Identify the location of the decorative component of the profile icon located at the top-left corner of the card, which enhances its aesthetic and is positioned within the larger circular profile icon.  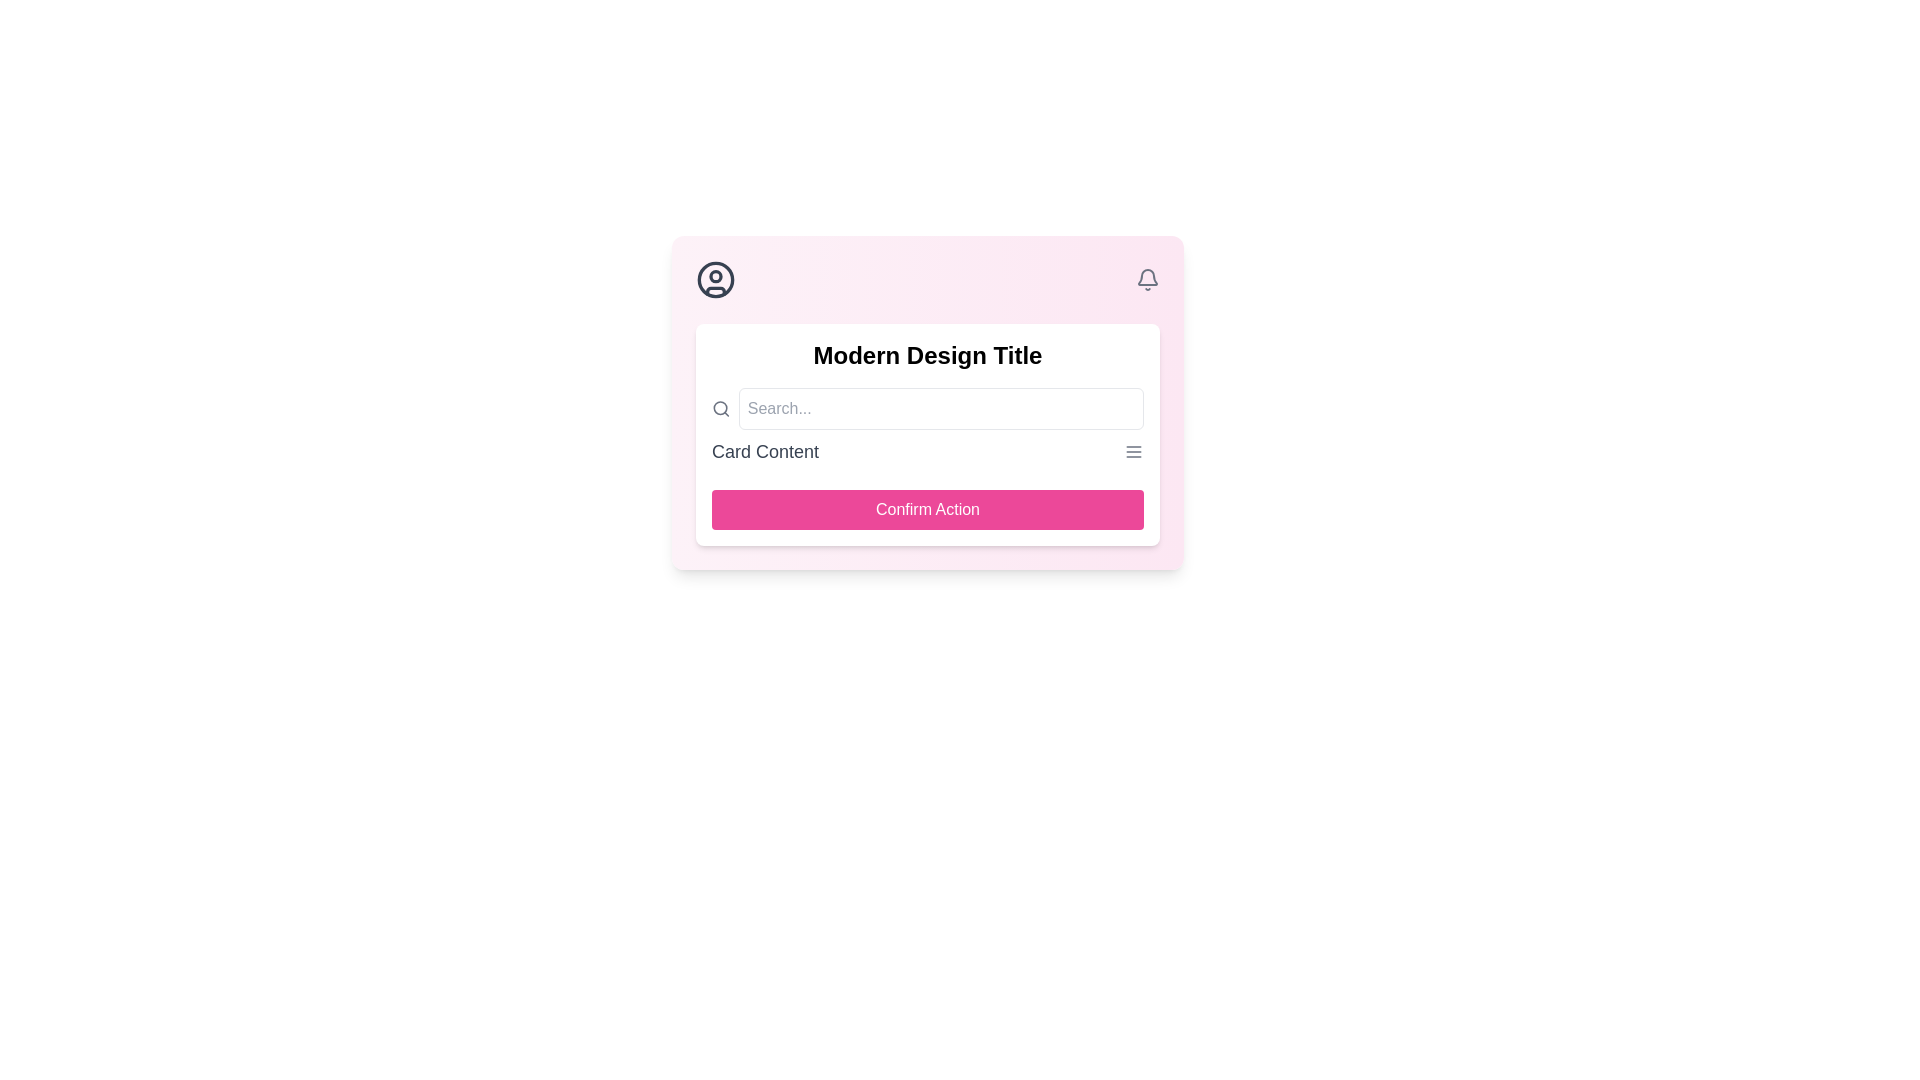
(715, 276).